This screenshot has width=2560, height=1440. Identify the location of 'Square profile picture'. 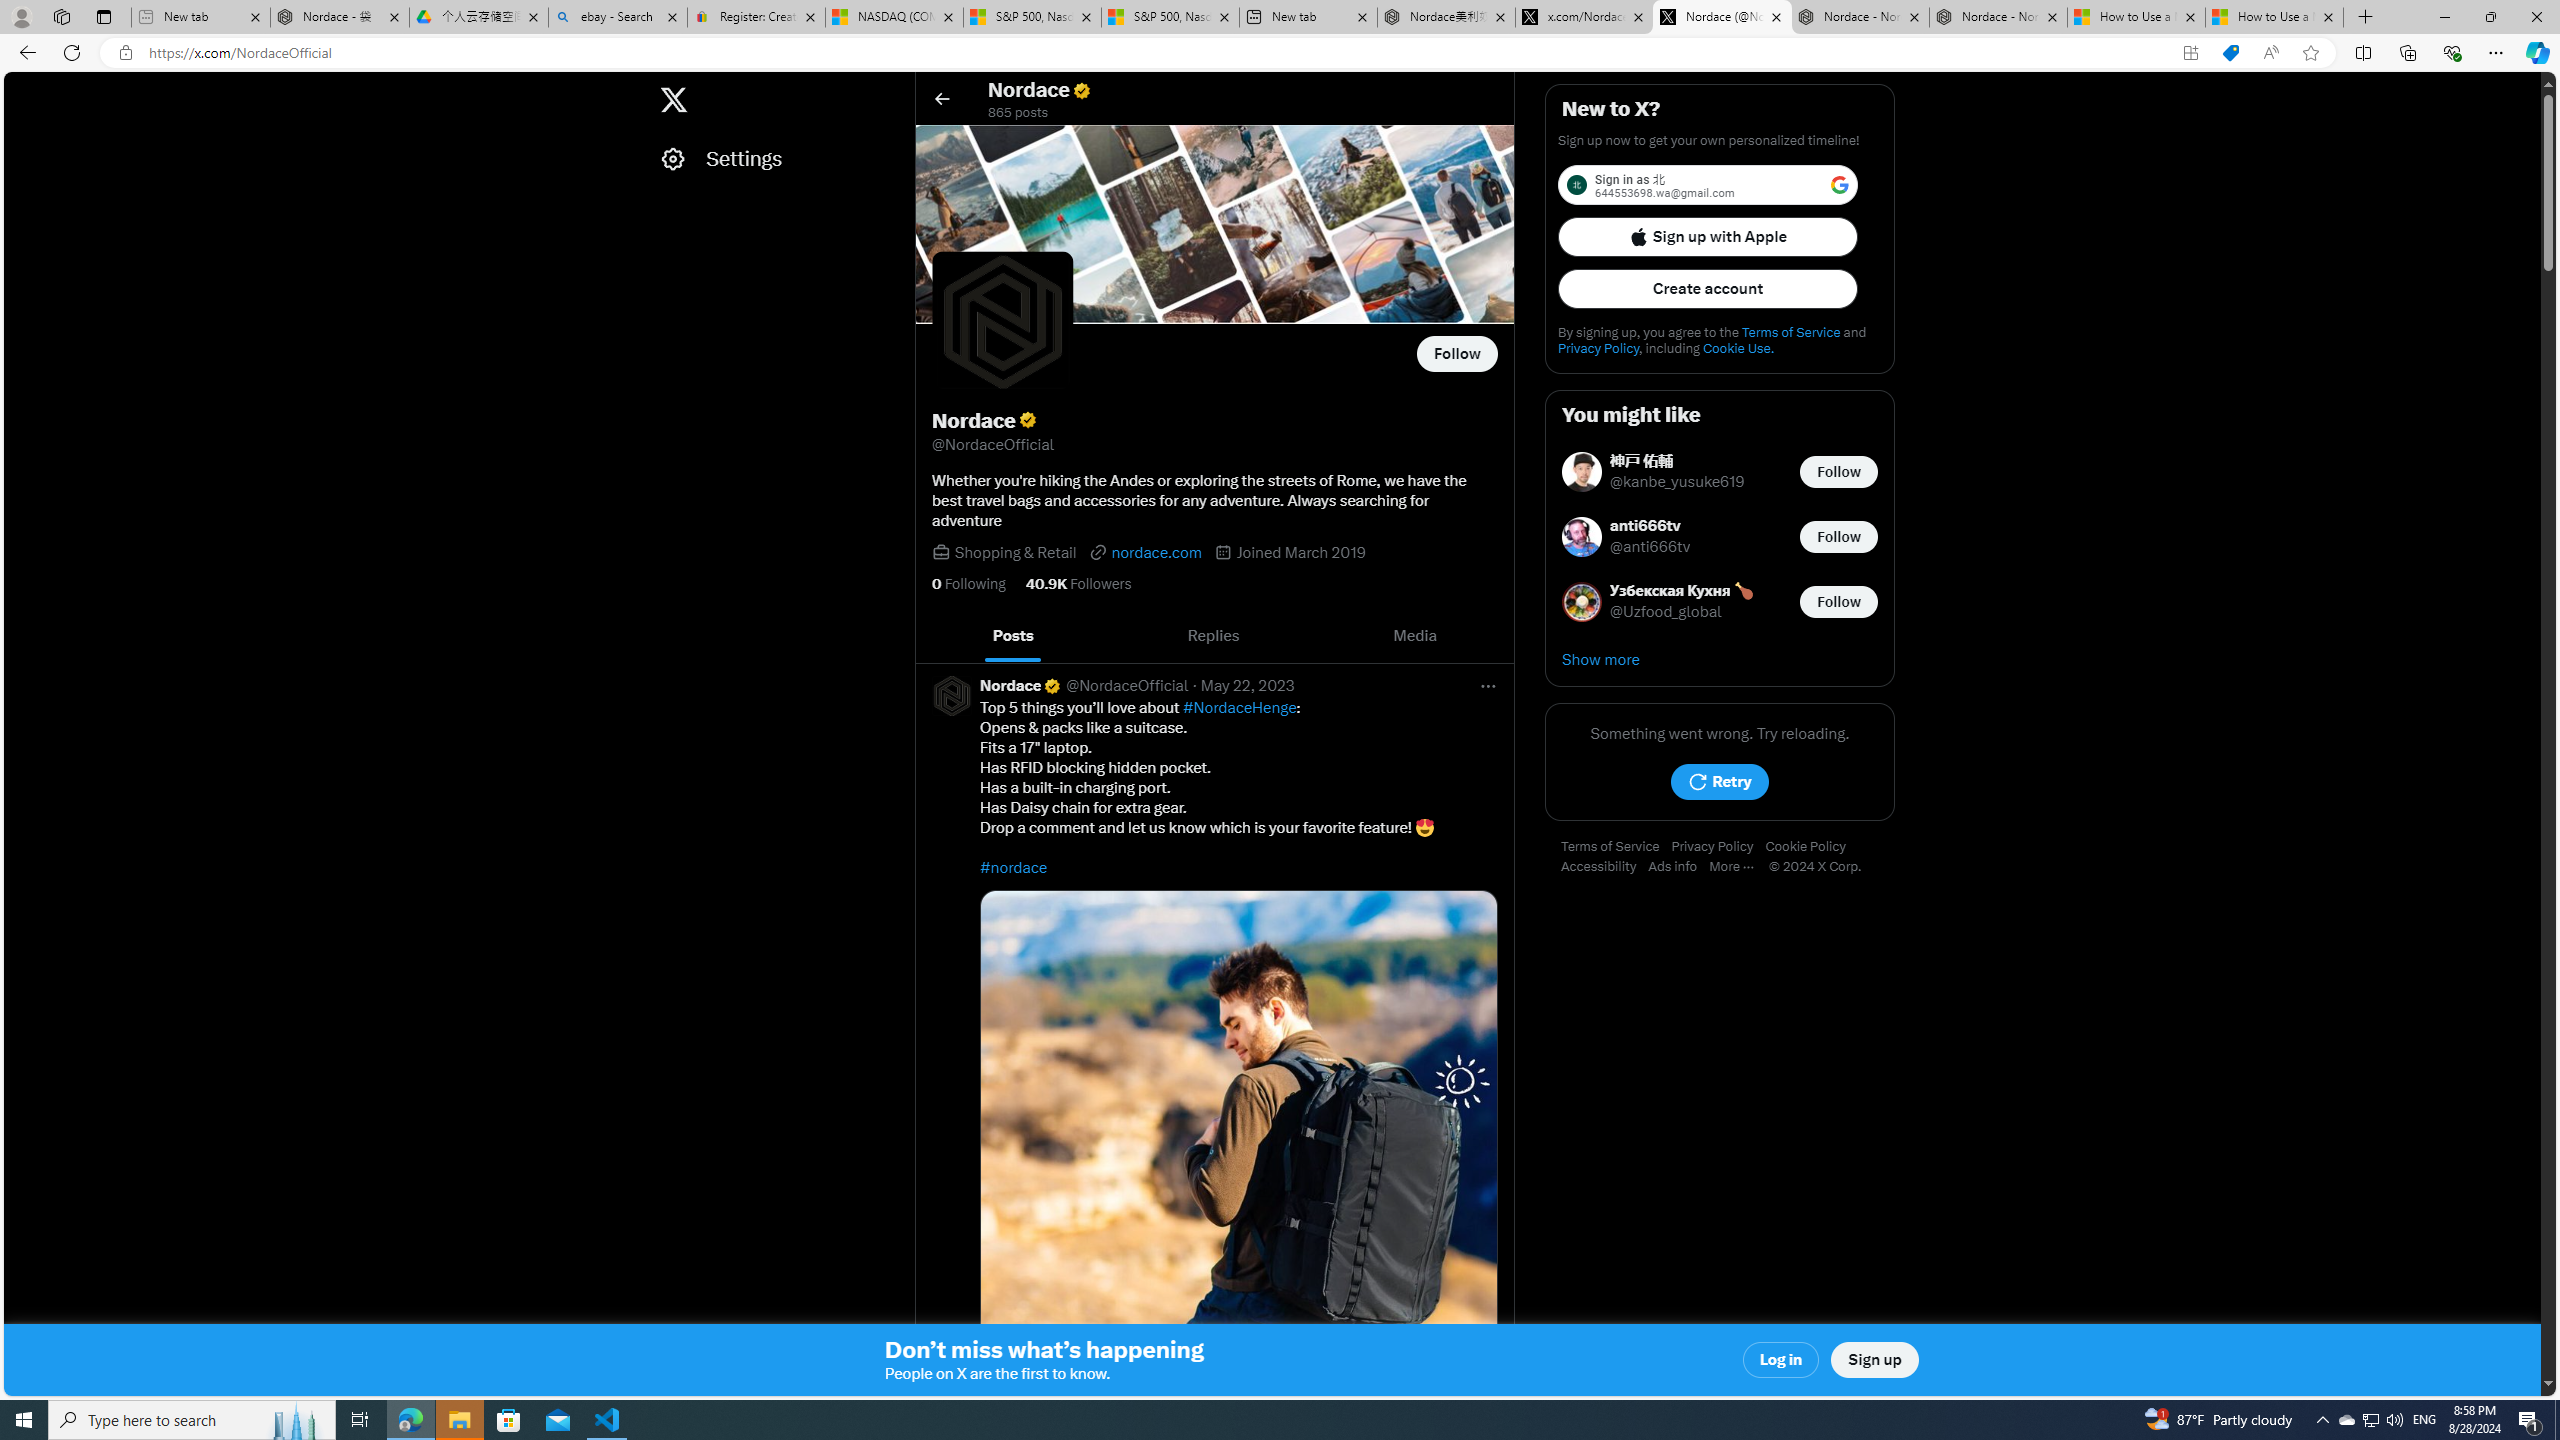
(950, 694).